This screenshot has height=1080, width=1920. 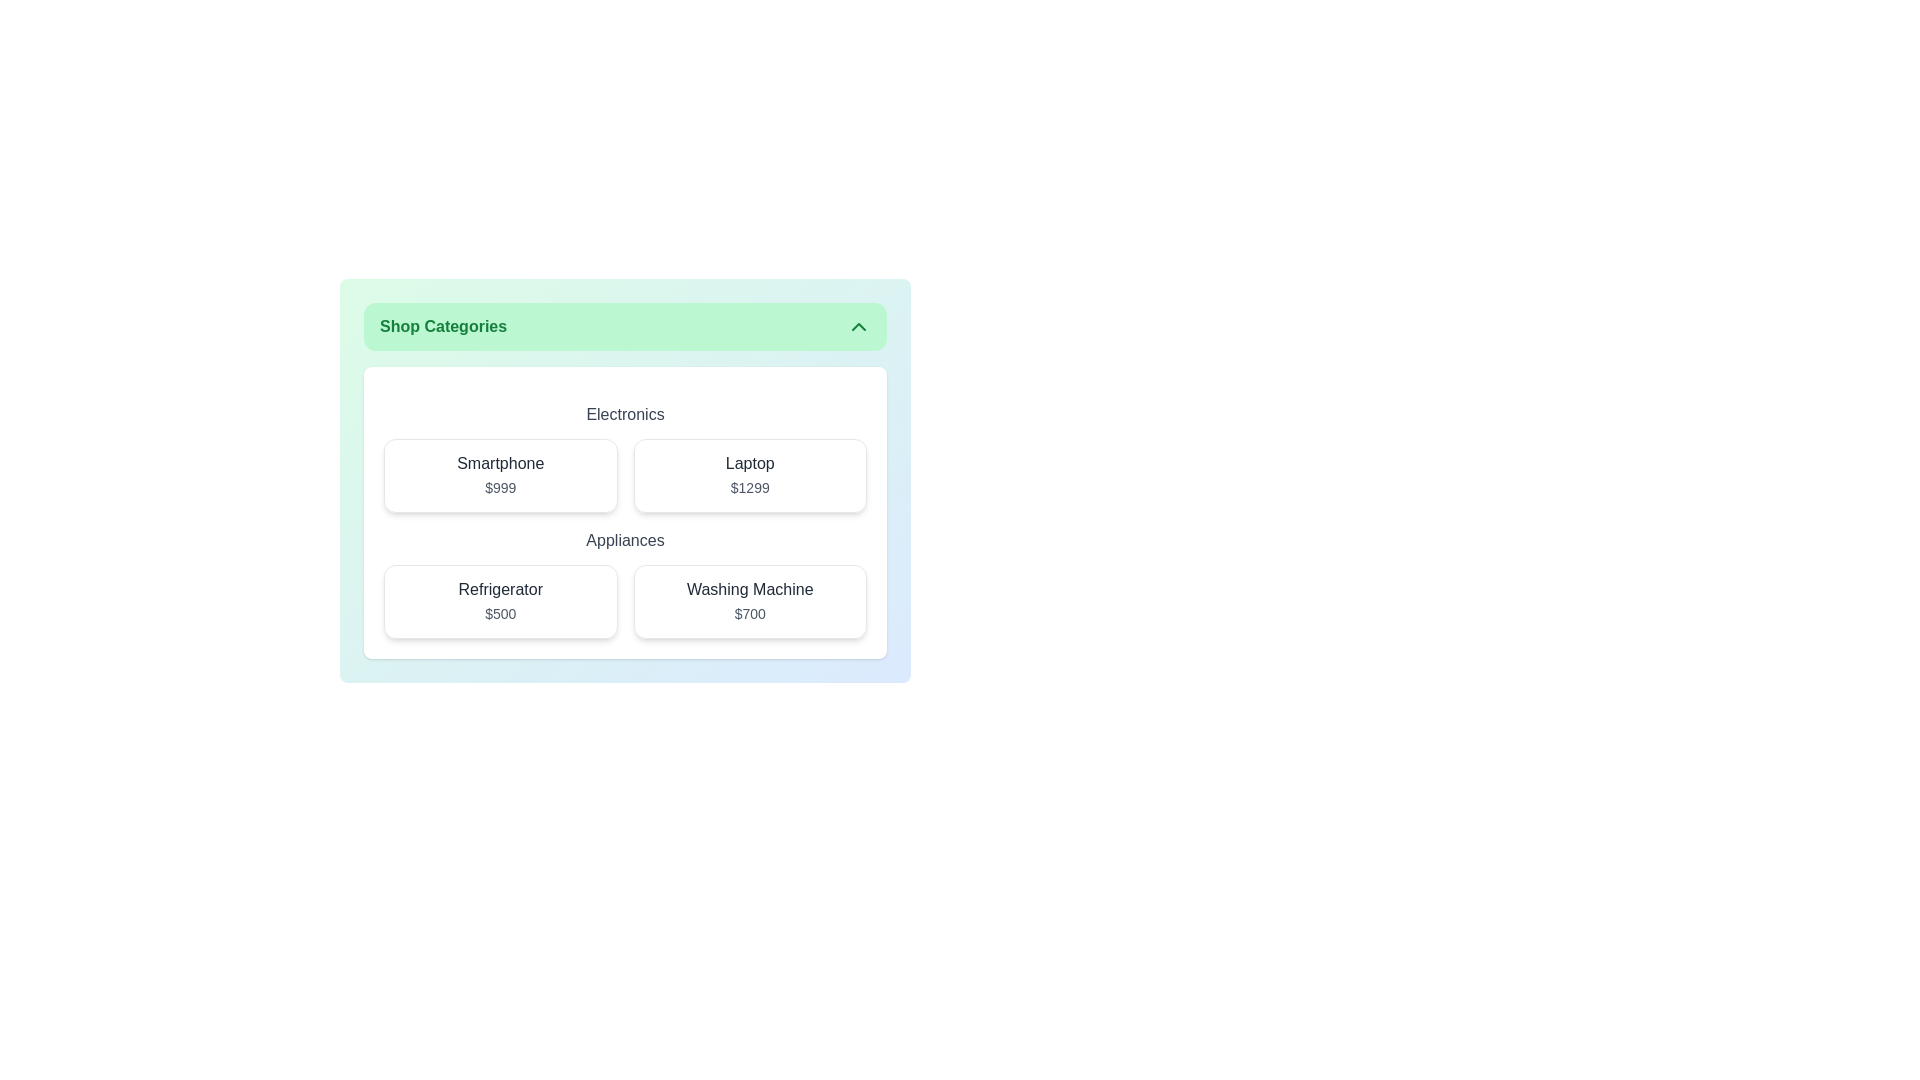 What do you see at coordinates (859, 326) in the screenshot?
I see `the upward-pointing chevron icon in the top-right corner of the green header labeled 'Shop Categories'` at bounding box center [859, 326].